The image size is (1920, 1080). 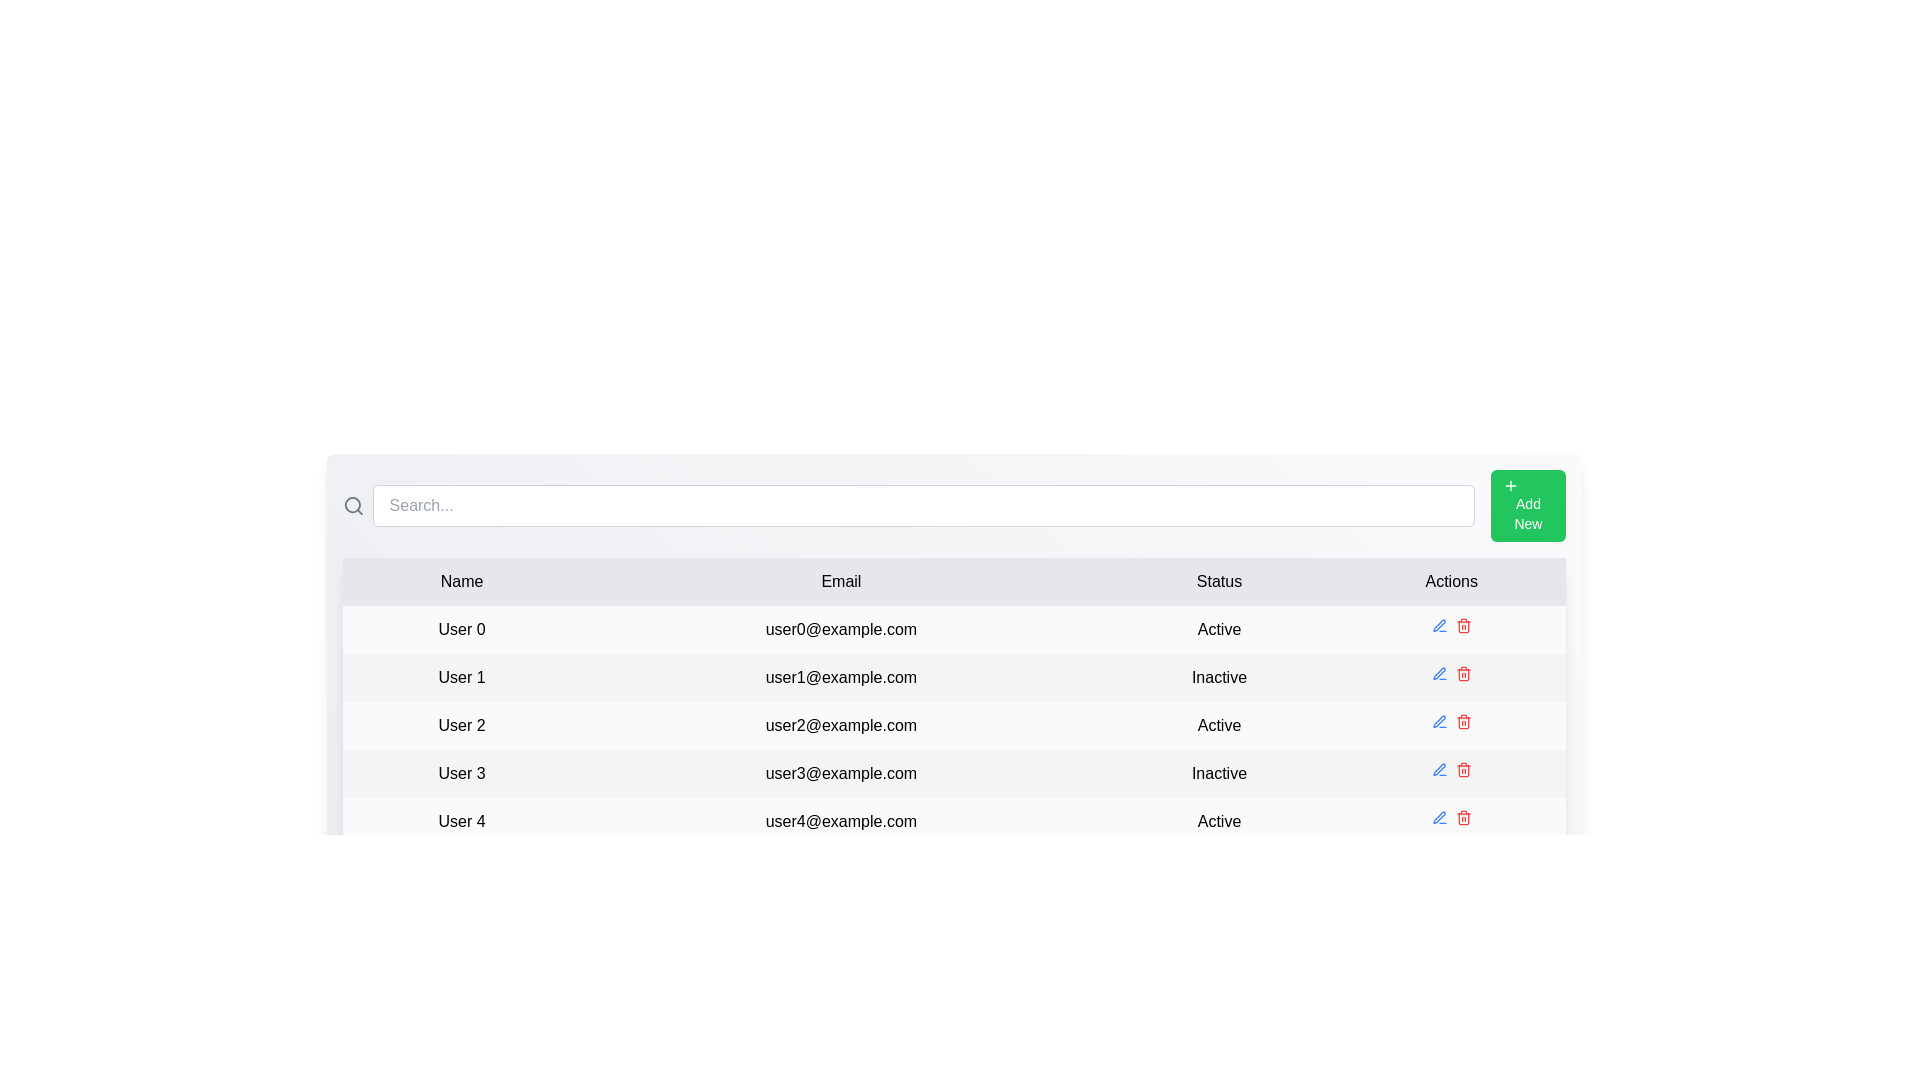 What do you see at coordinates (1438, 769) in the screenshot?
I see `the edit icon for the row corresponding to User 3` at bounding box center [1438, 769].